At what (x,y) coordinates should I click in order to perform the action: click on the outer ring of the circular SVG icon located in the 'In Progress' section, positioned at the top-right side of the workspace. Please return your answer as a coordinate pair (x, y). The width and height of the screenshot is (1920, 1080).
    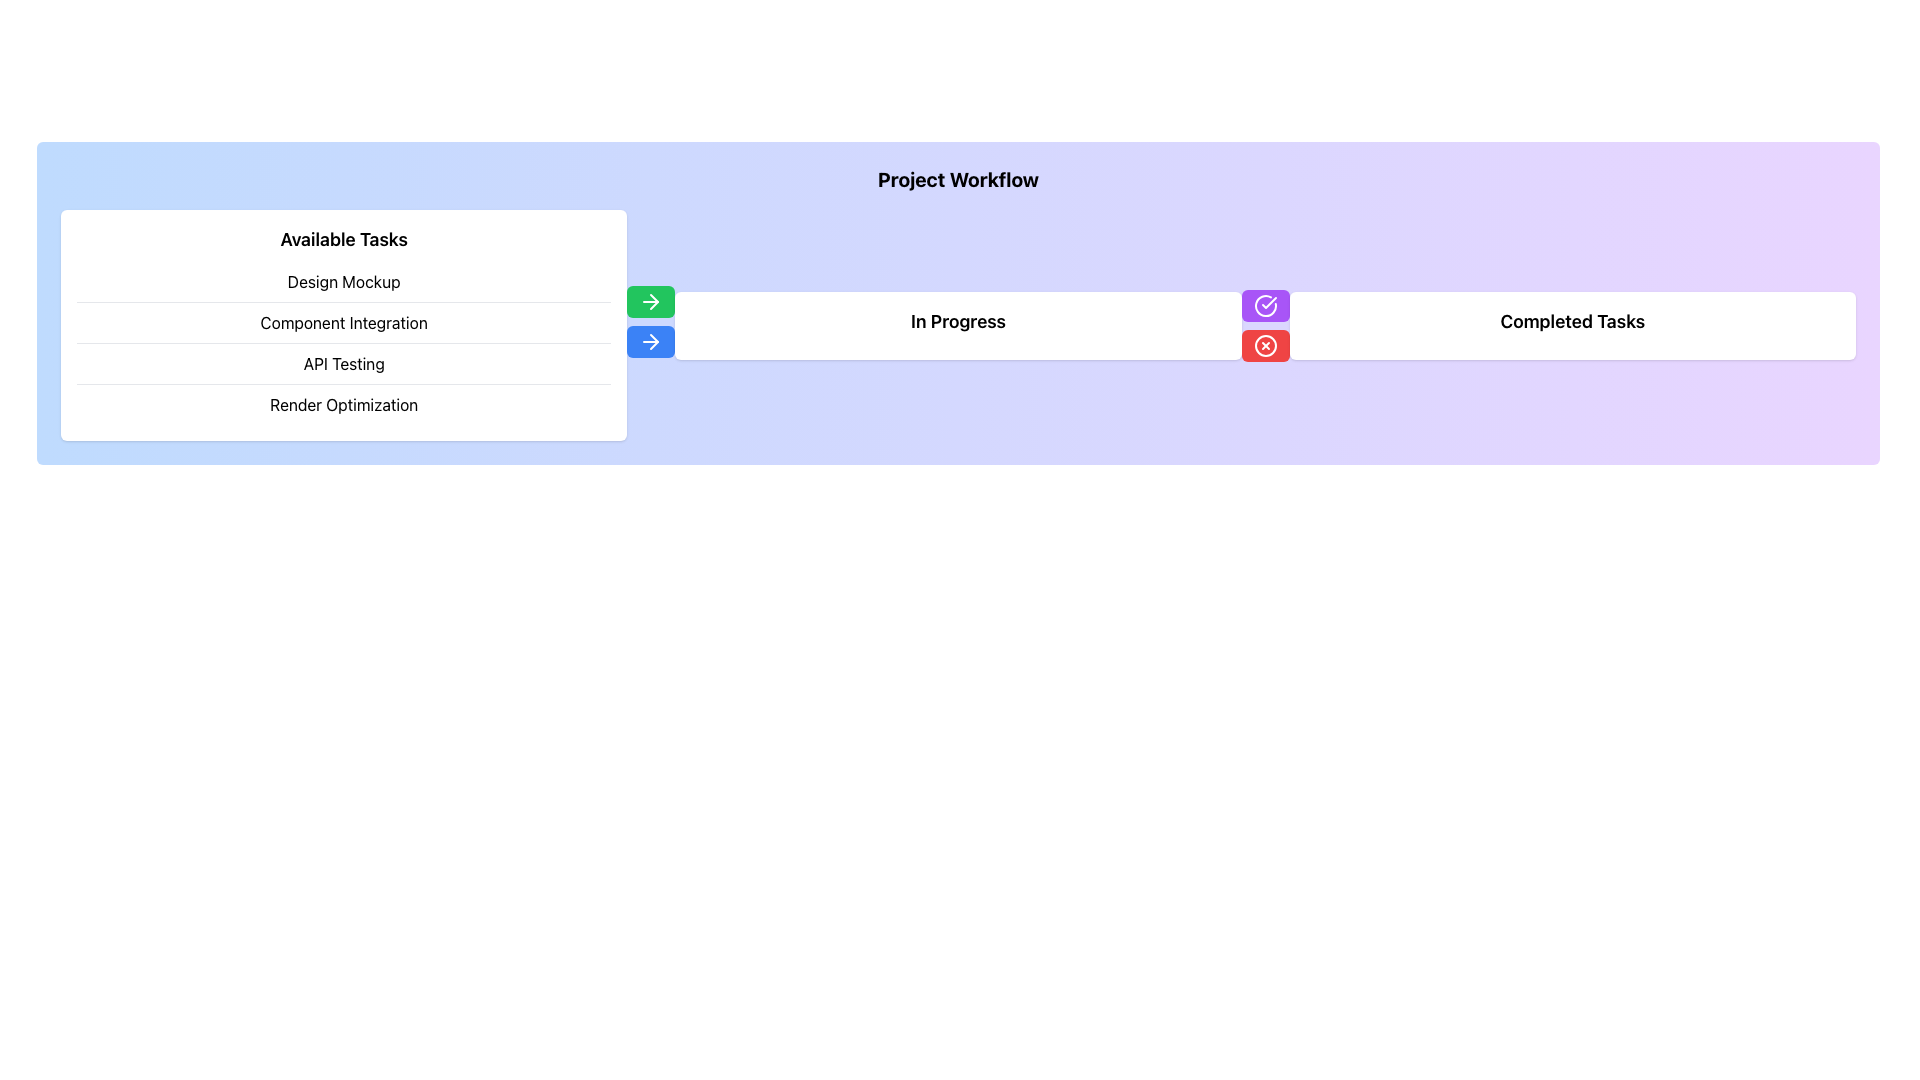
    Looking at the image, I should click on (1264, 305).